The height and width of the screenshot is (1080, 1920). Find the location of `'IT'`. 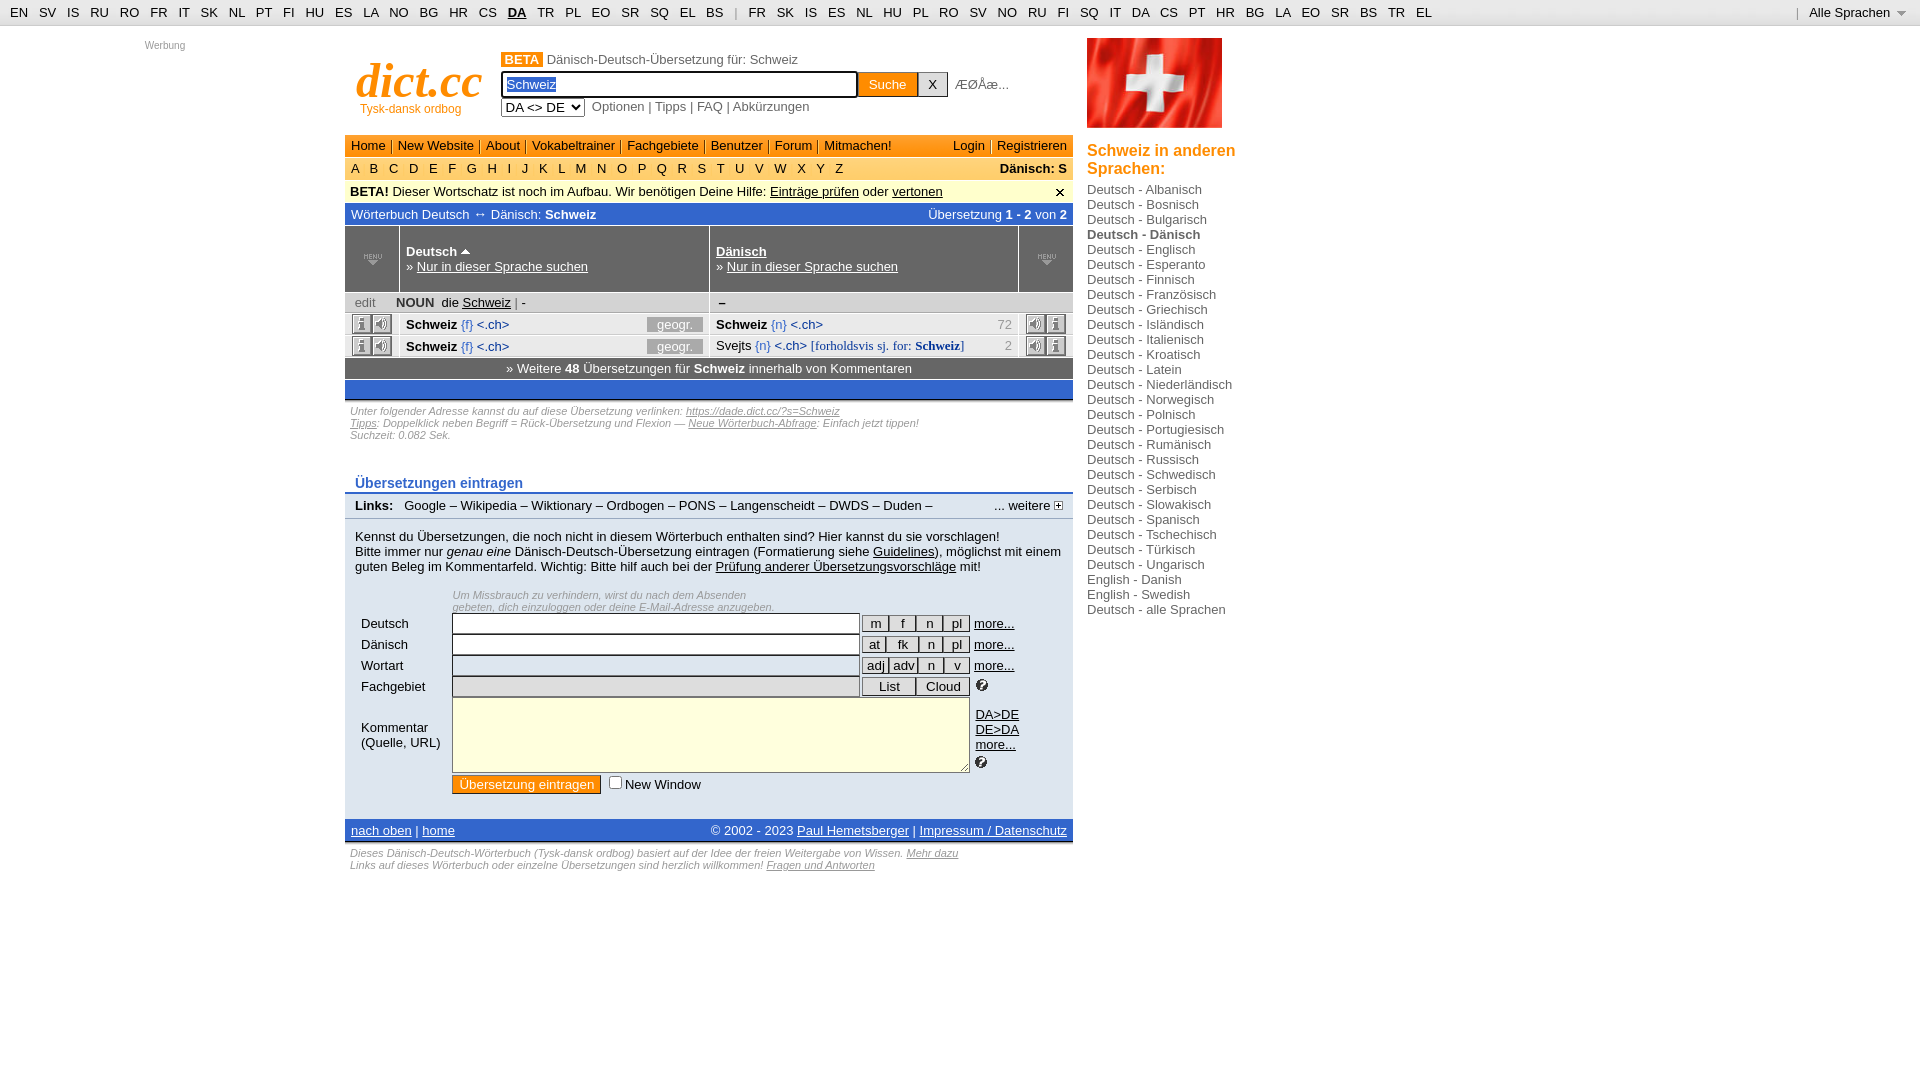

'IT' is located at coordinates (1114, 12).